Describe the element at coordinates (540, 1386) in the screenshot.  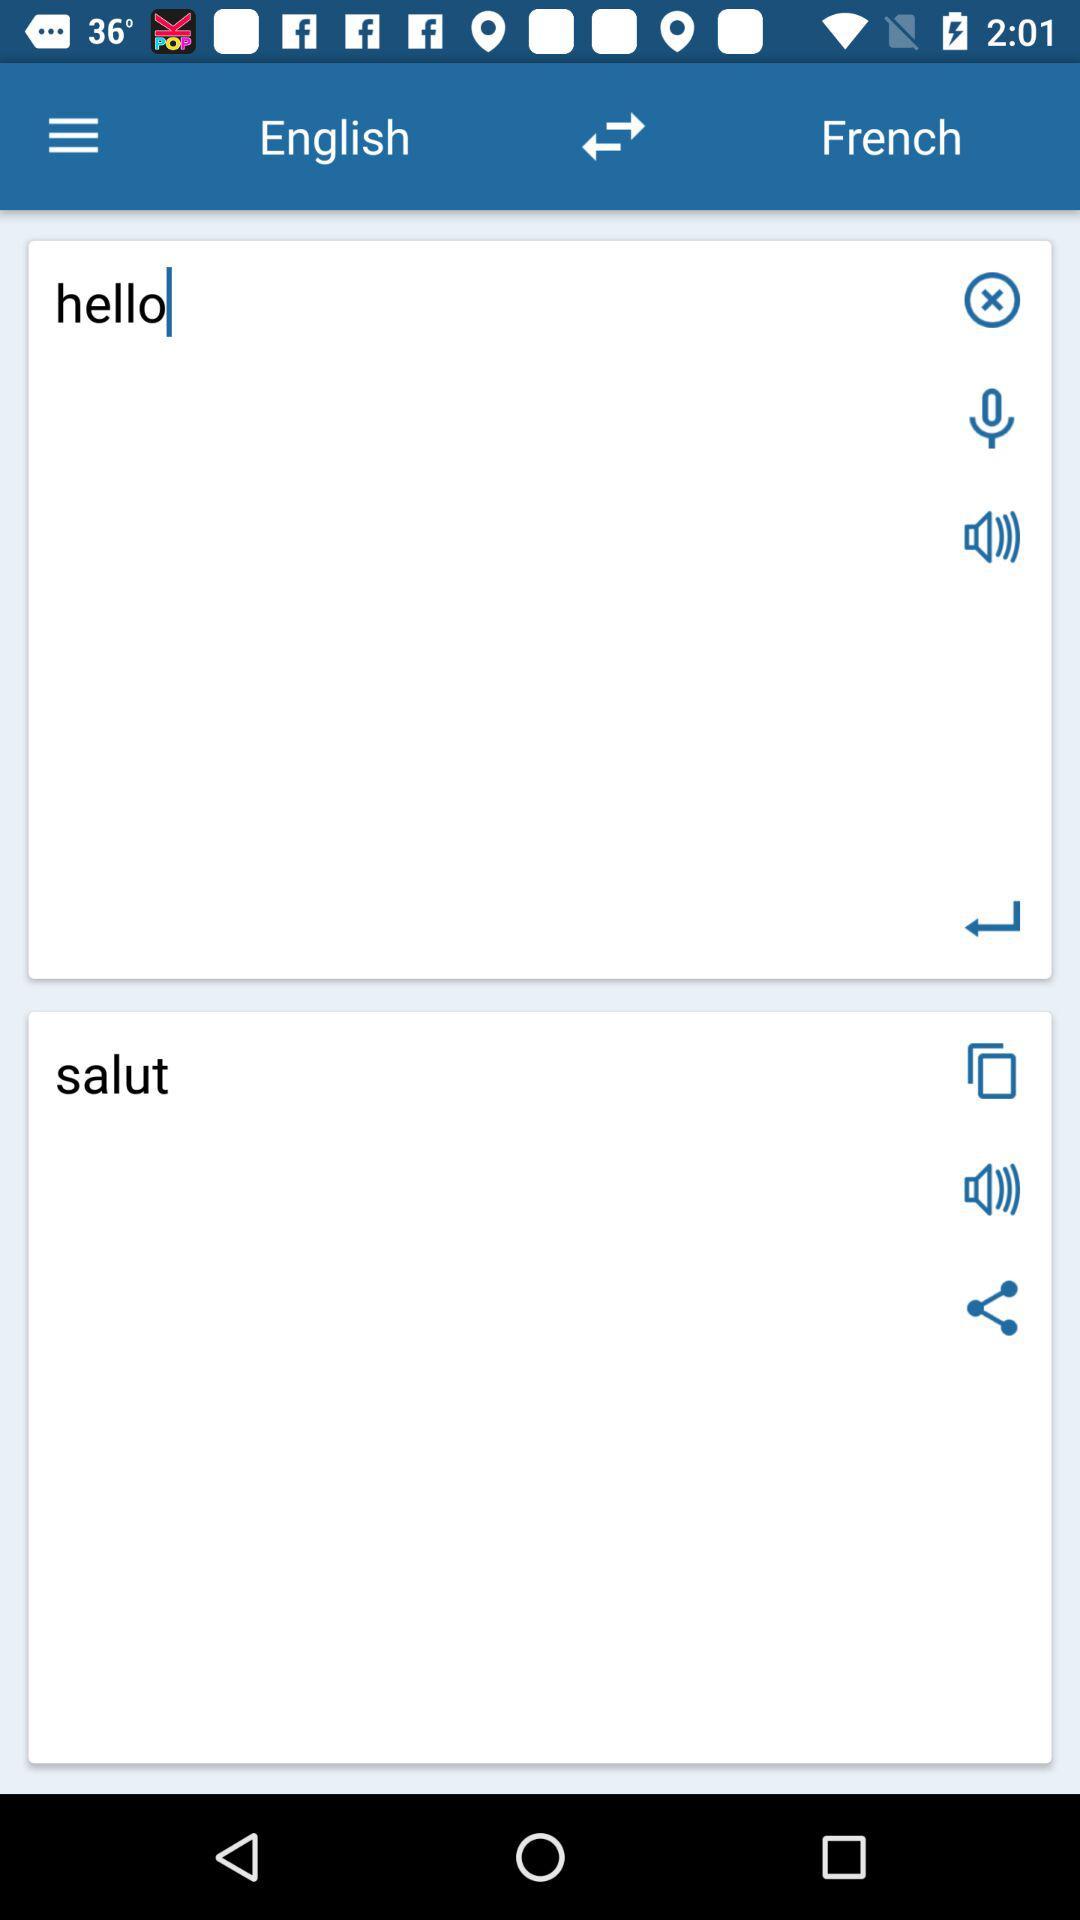
I see `salut` at that location.